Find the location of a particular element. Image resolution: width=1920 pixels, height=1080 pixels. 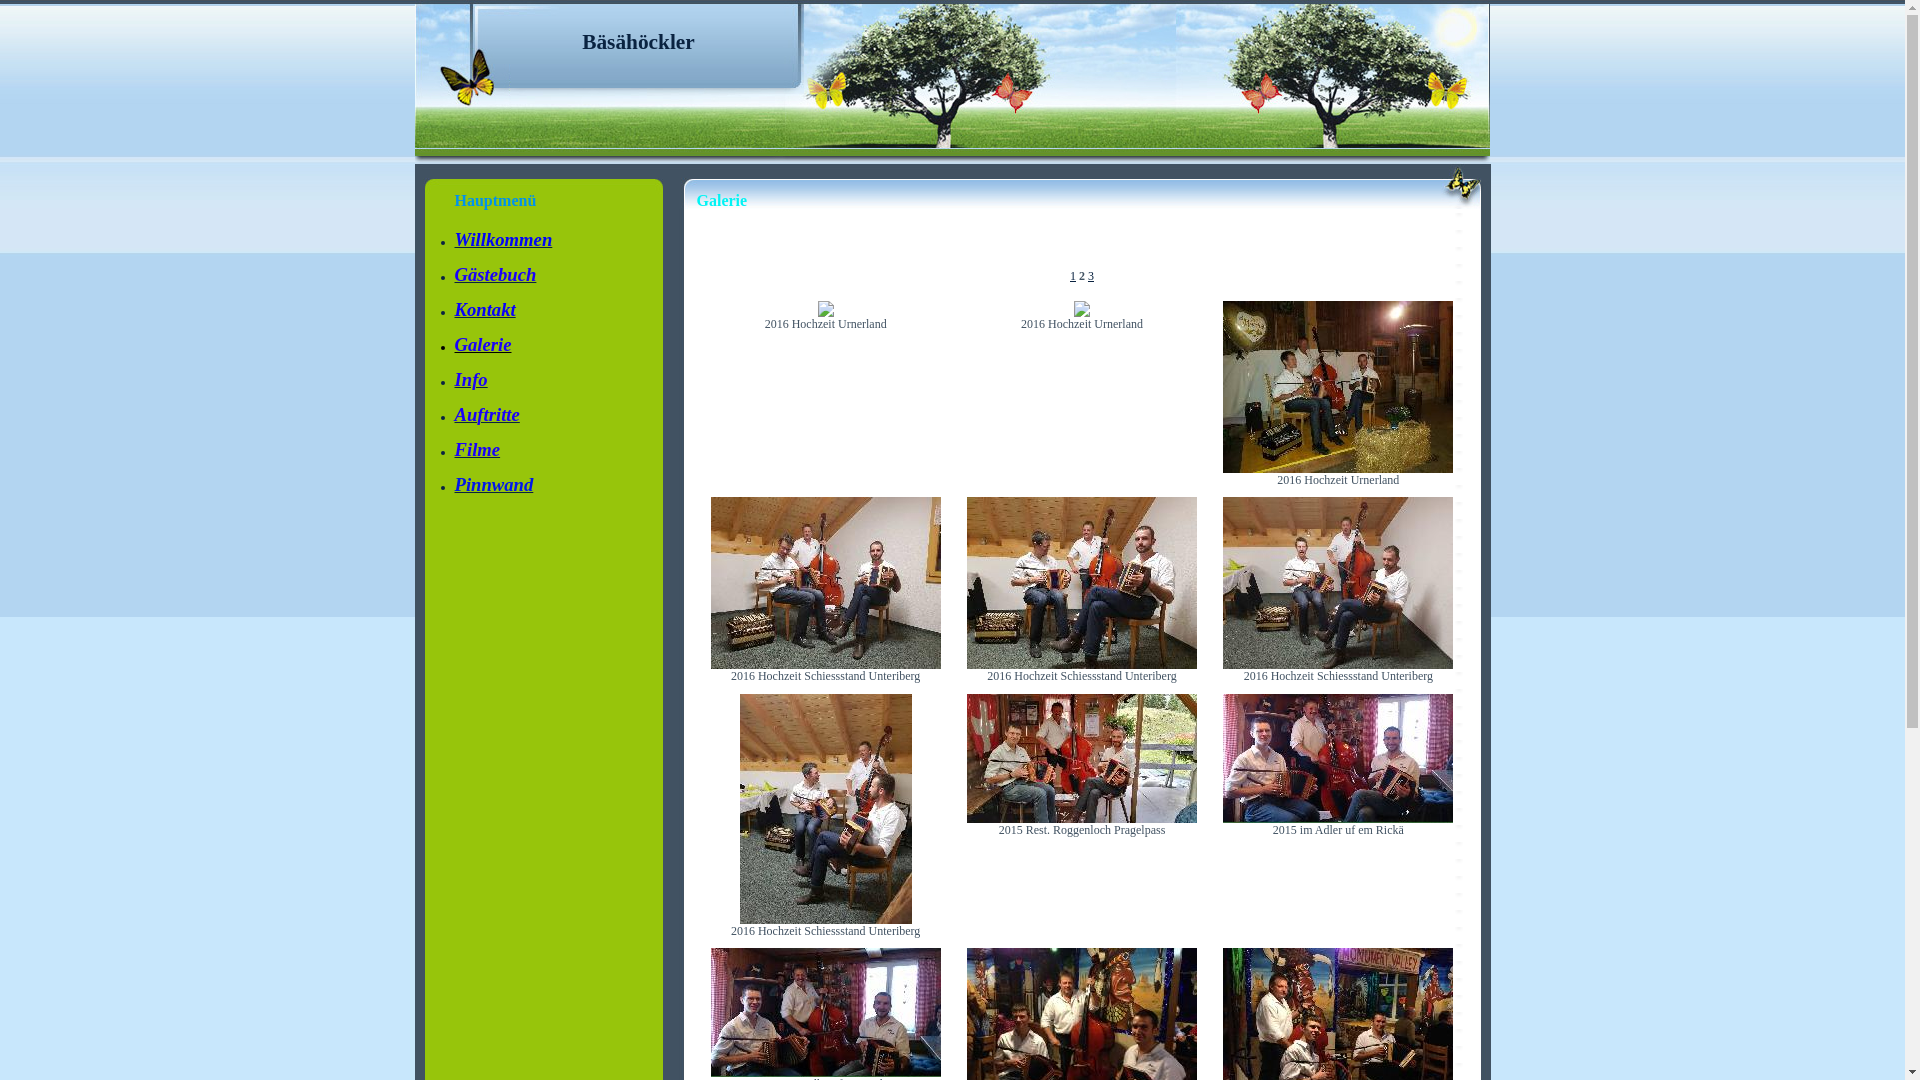

'1' is located at coordinates (1072, 276).